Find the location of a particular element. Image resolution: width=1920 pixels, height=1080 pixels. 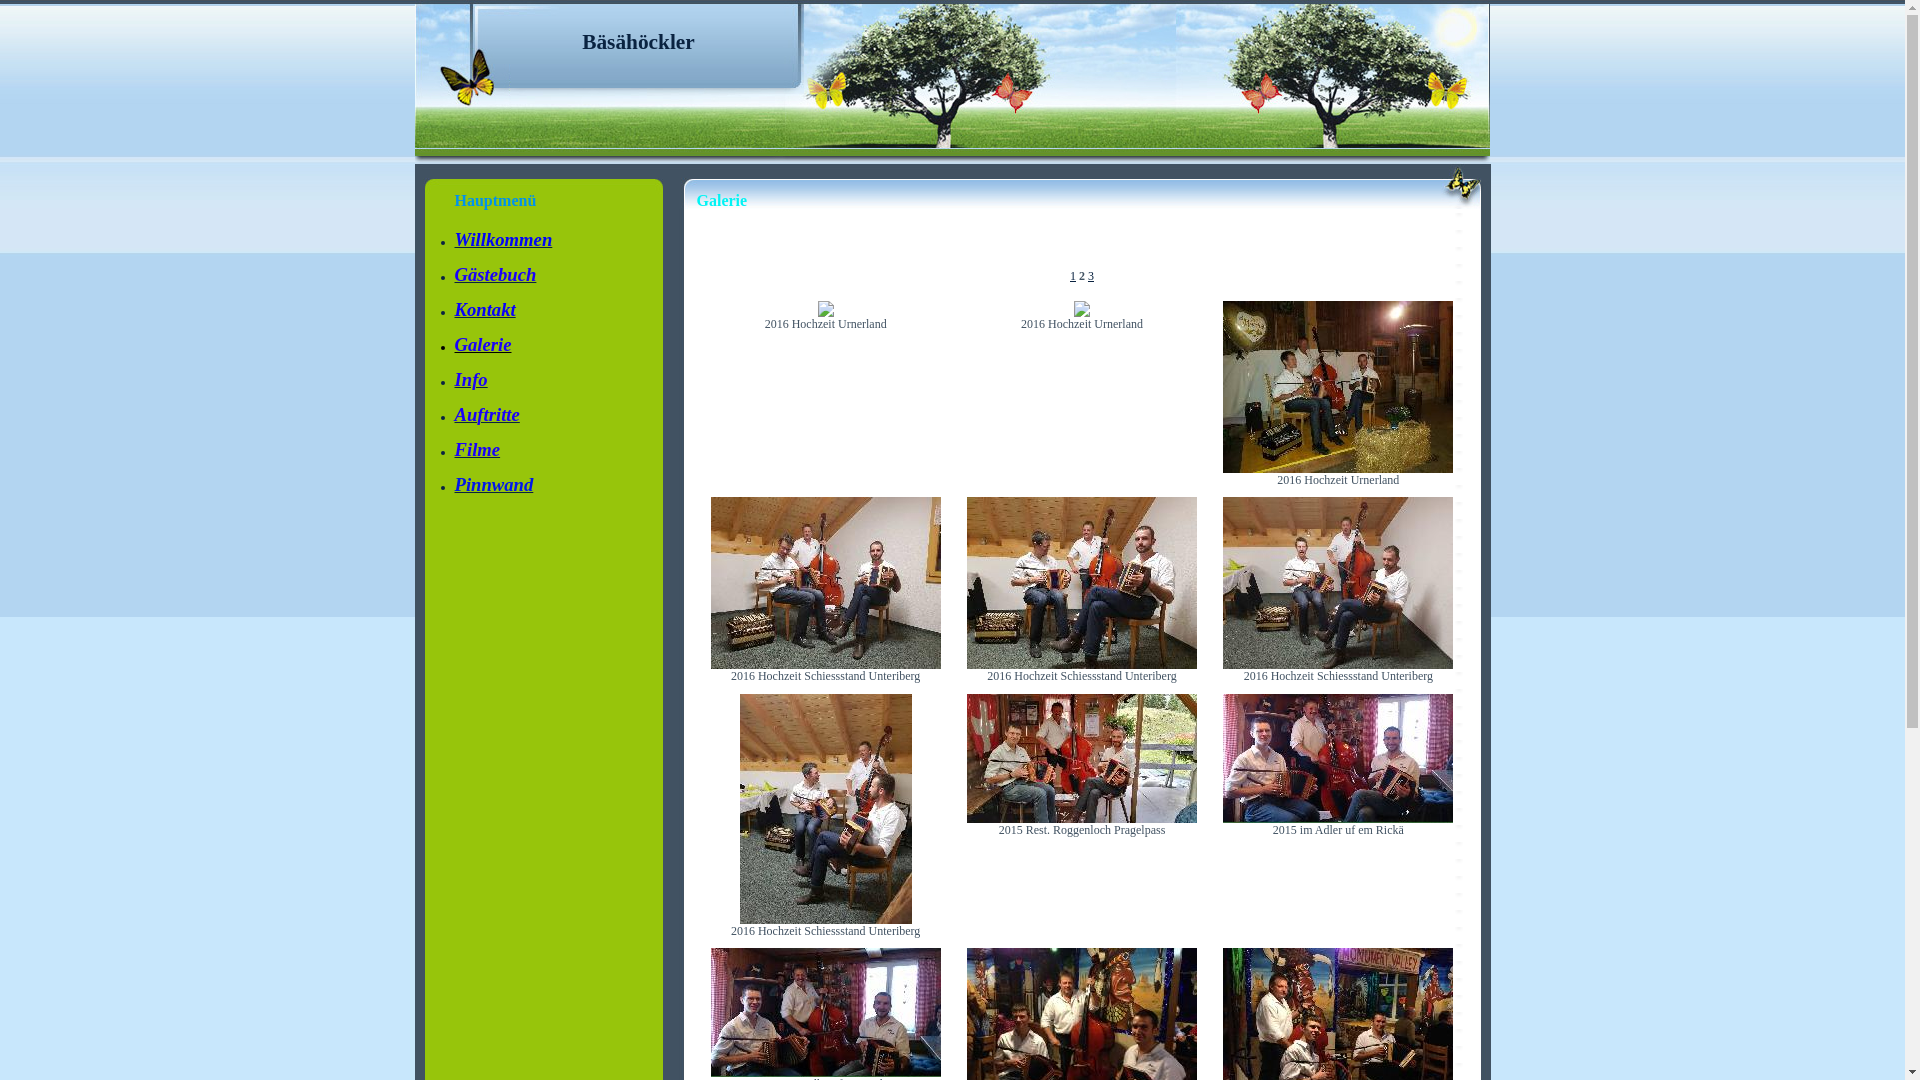

'1' is located at coordinates (1072, 276).